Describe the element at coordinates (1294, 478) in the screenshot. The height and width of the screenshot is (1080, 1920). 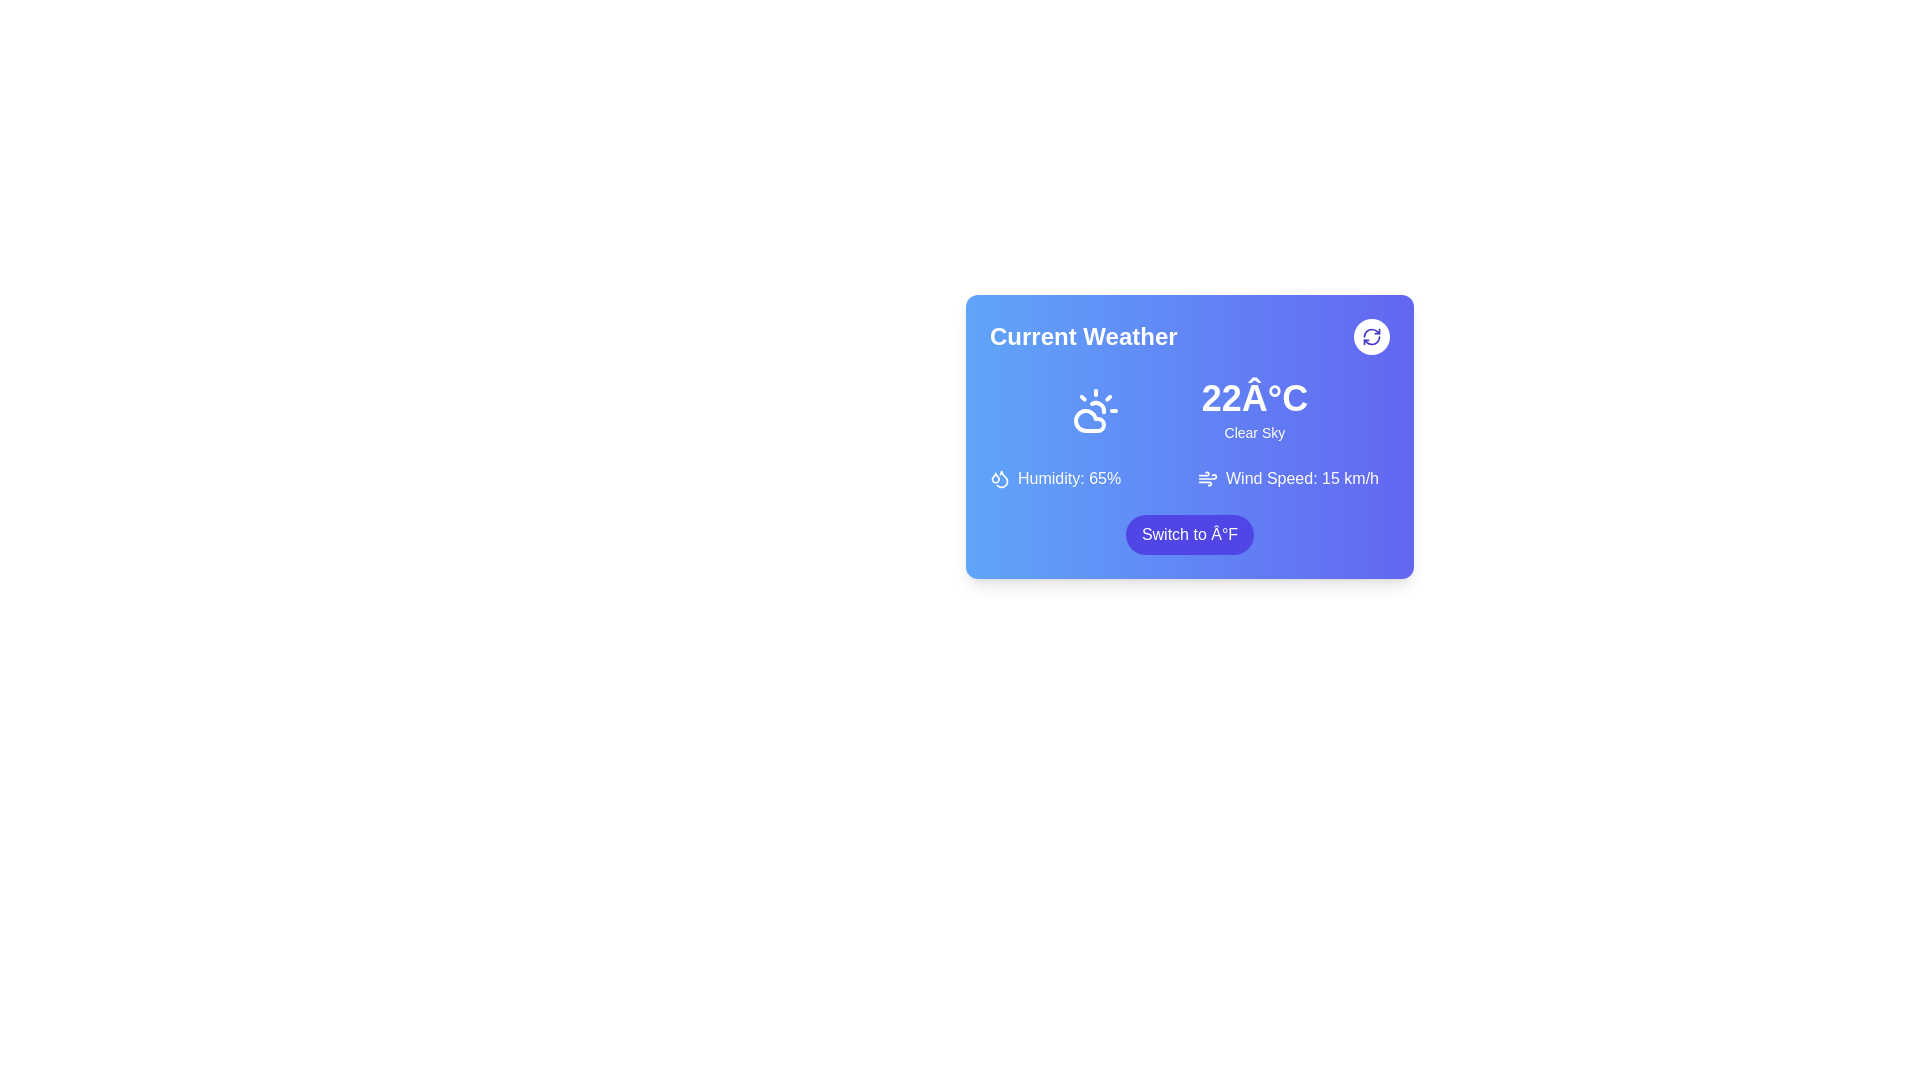
I see `the Text Label with Icon displaying 'Wind Speed: 15 km/h', which is located in the lower-right quadrant of the card, below the temperature display and next to the humidity indicator` at that location.